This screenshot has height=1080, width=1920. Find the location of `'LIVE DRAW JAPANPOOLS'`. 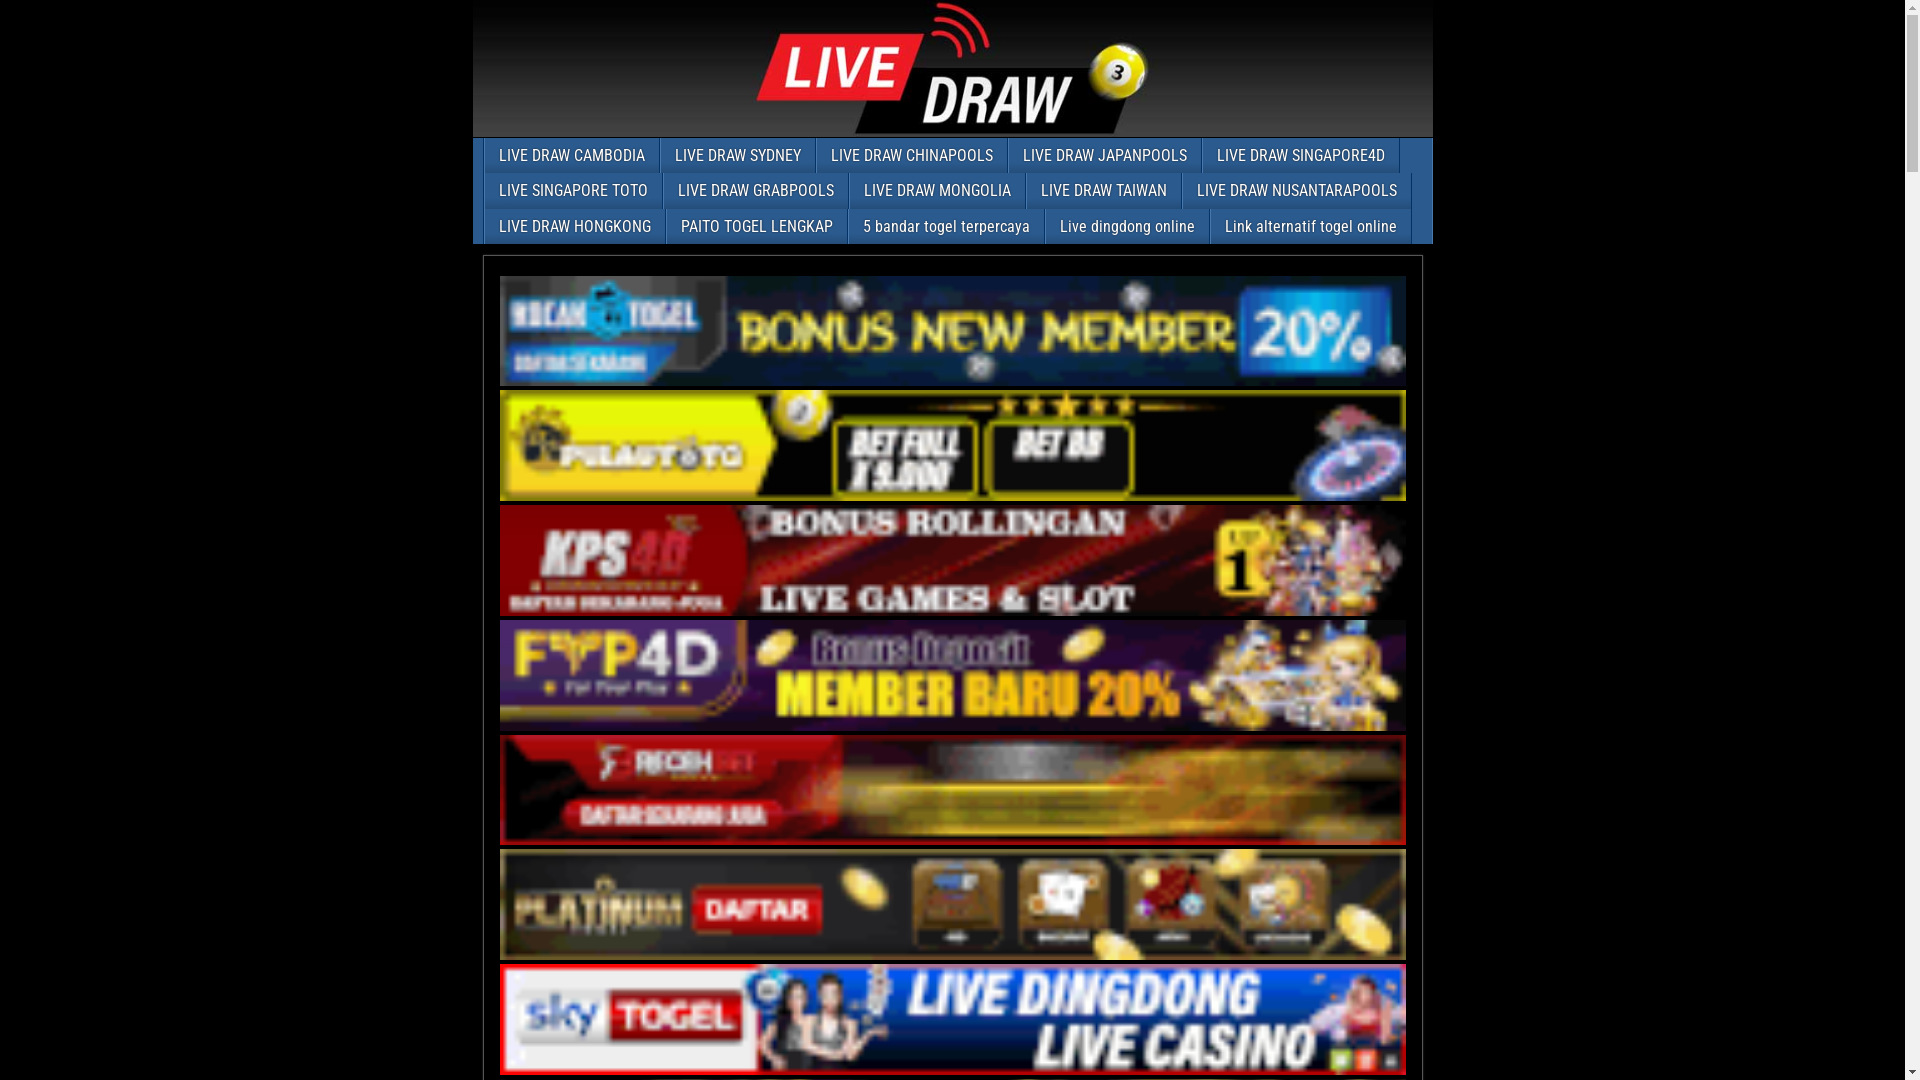

'LIVE DRAW JAPANPOOLS' is located at coordinates (1008, 154).